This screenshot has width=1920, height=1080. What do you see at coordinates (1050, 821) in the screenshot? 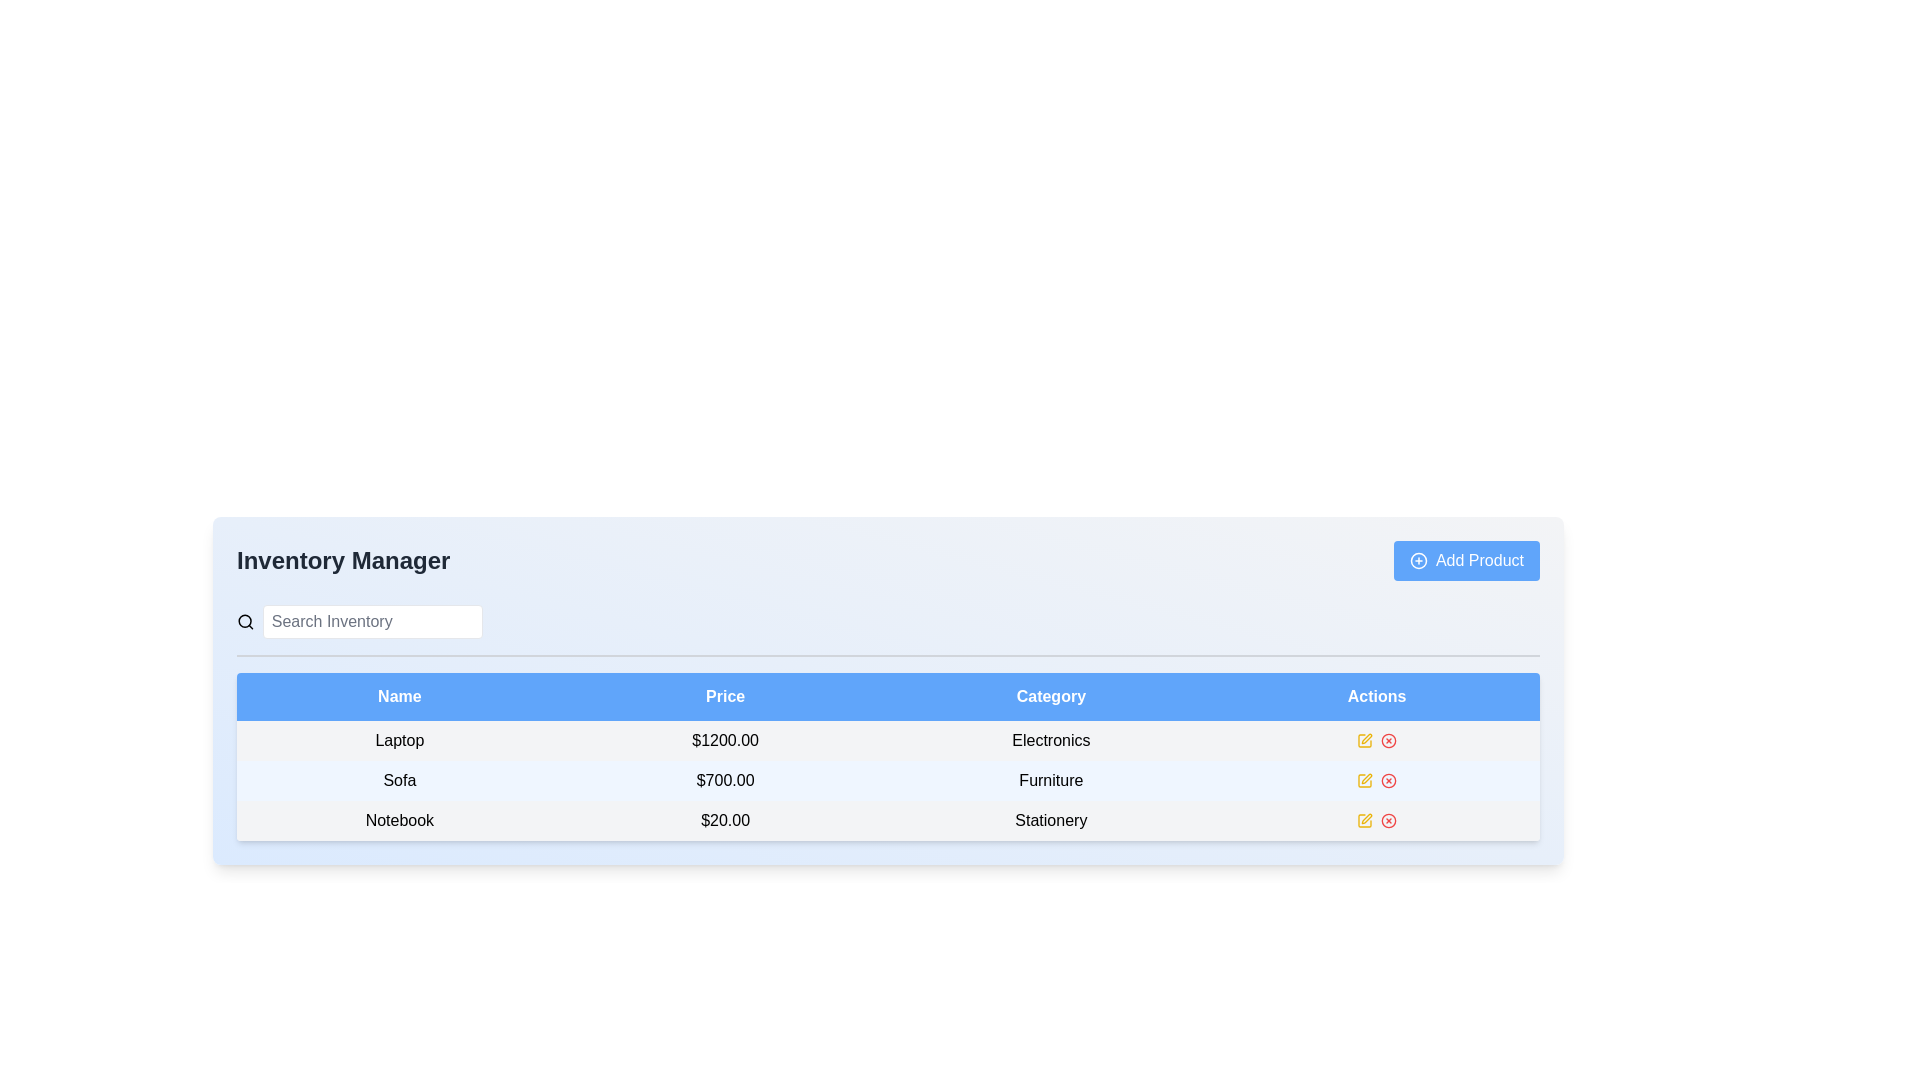
I see `the Text label displaying the product category 'Notebook' in the third row of the table` at bounding box center [1050, 821].